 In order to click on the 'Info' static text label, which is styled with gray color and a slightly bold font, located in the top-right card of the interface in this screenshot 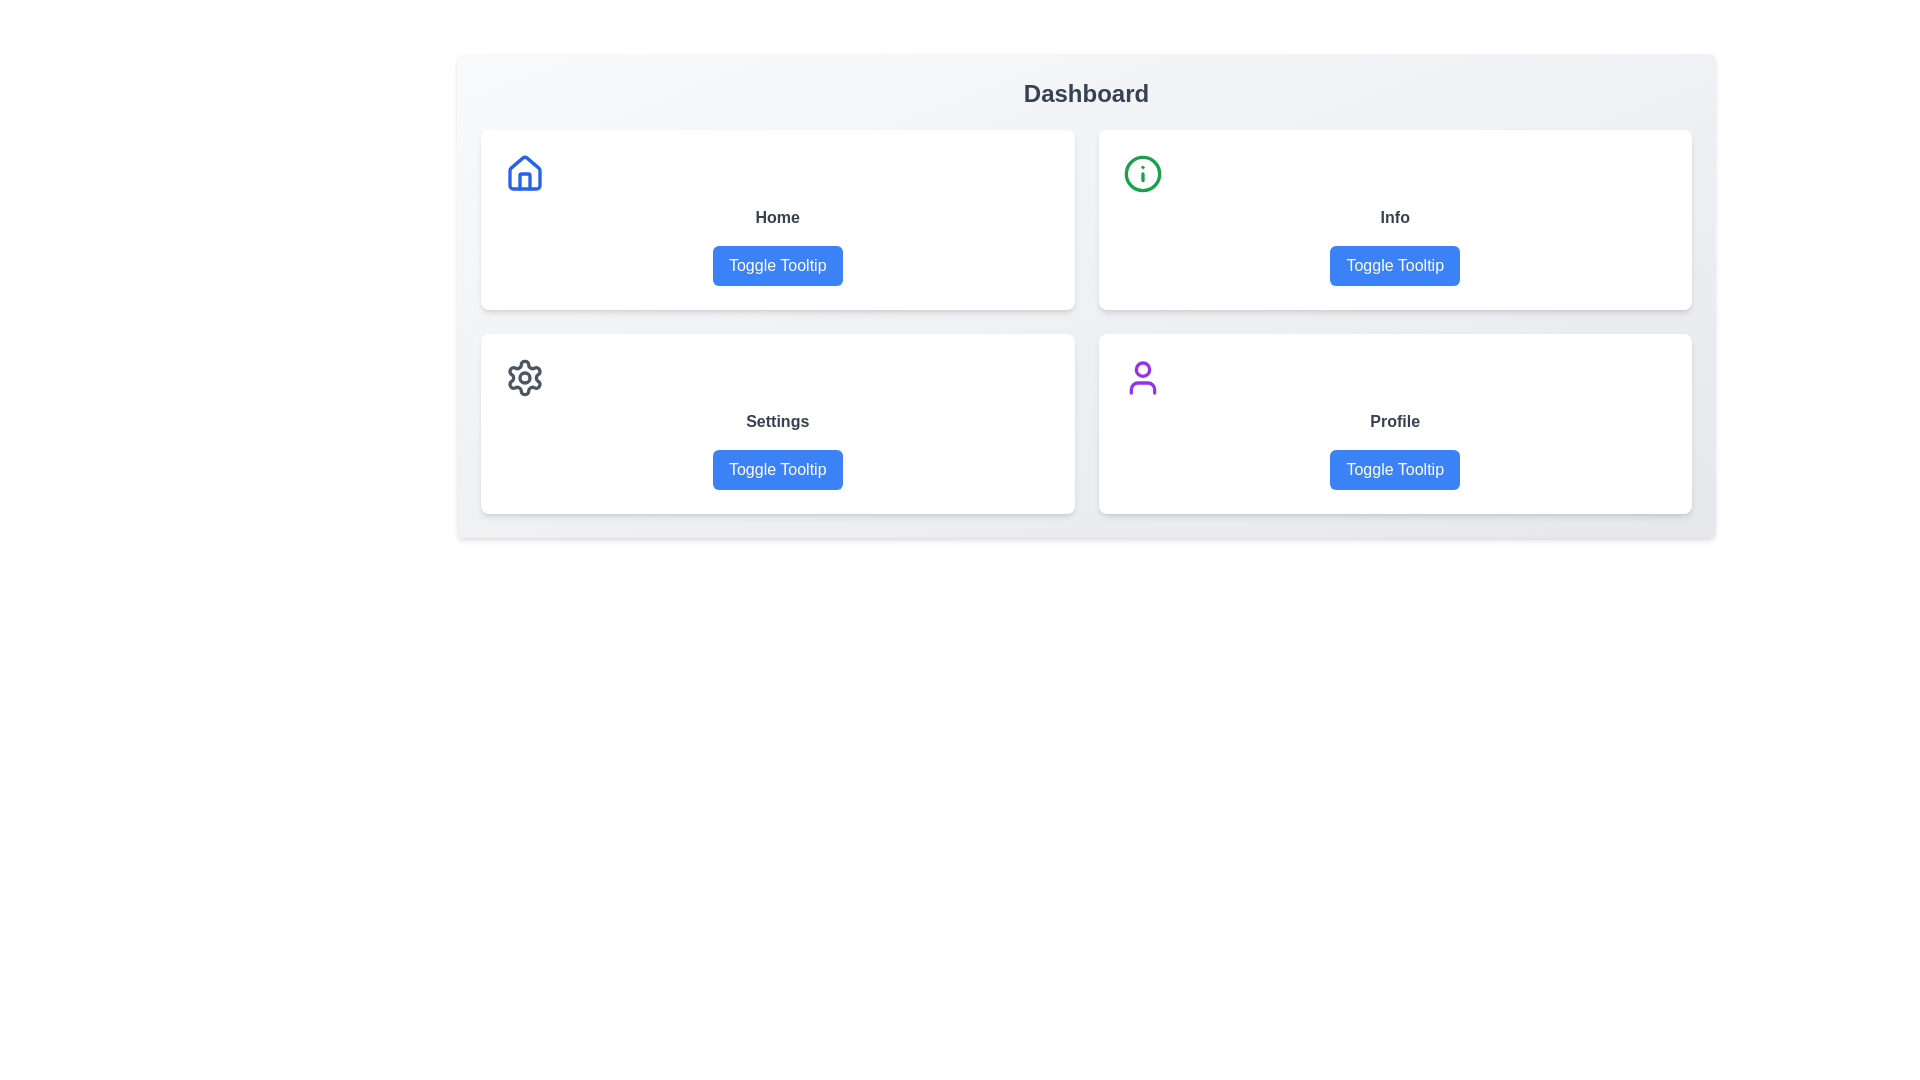, I will do `click(1394, 218)`.